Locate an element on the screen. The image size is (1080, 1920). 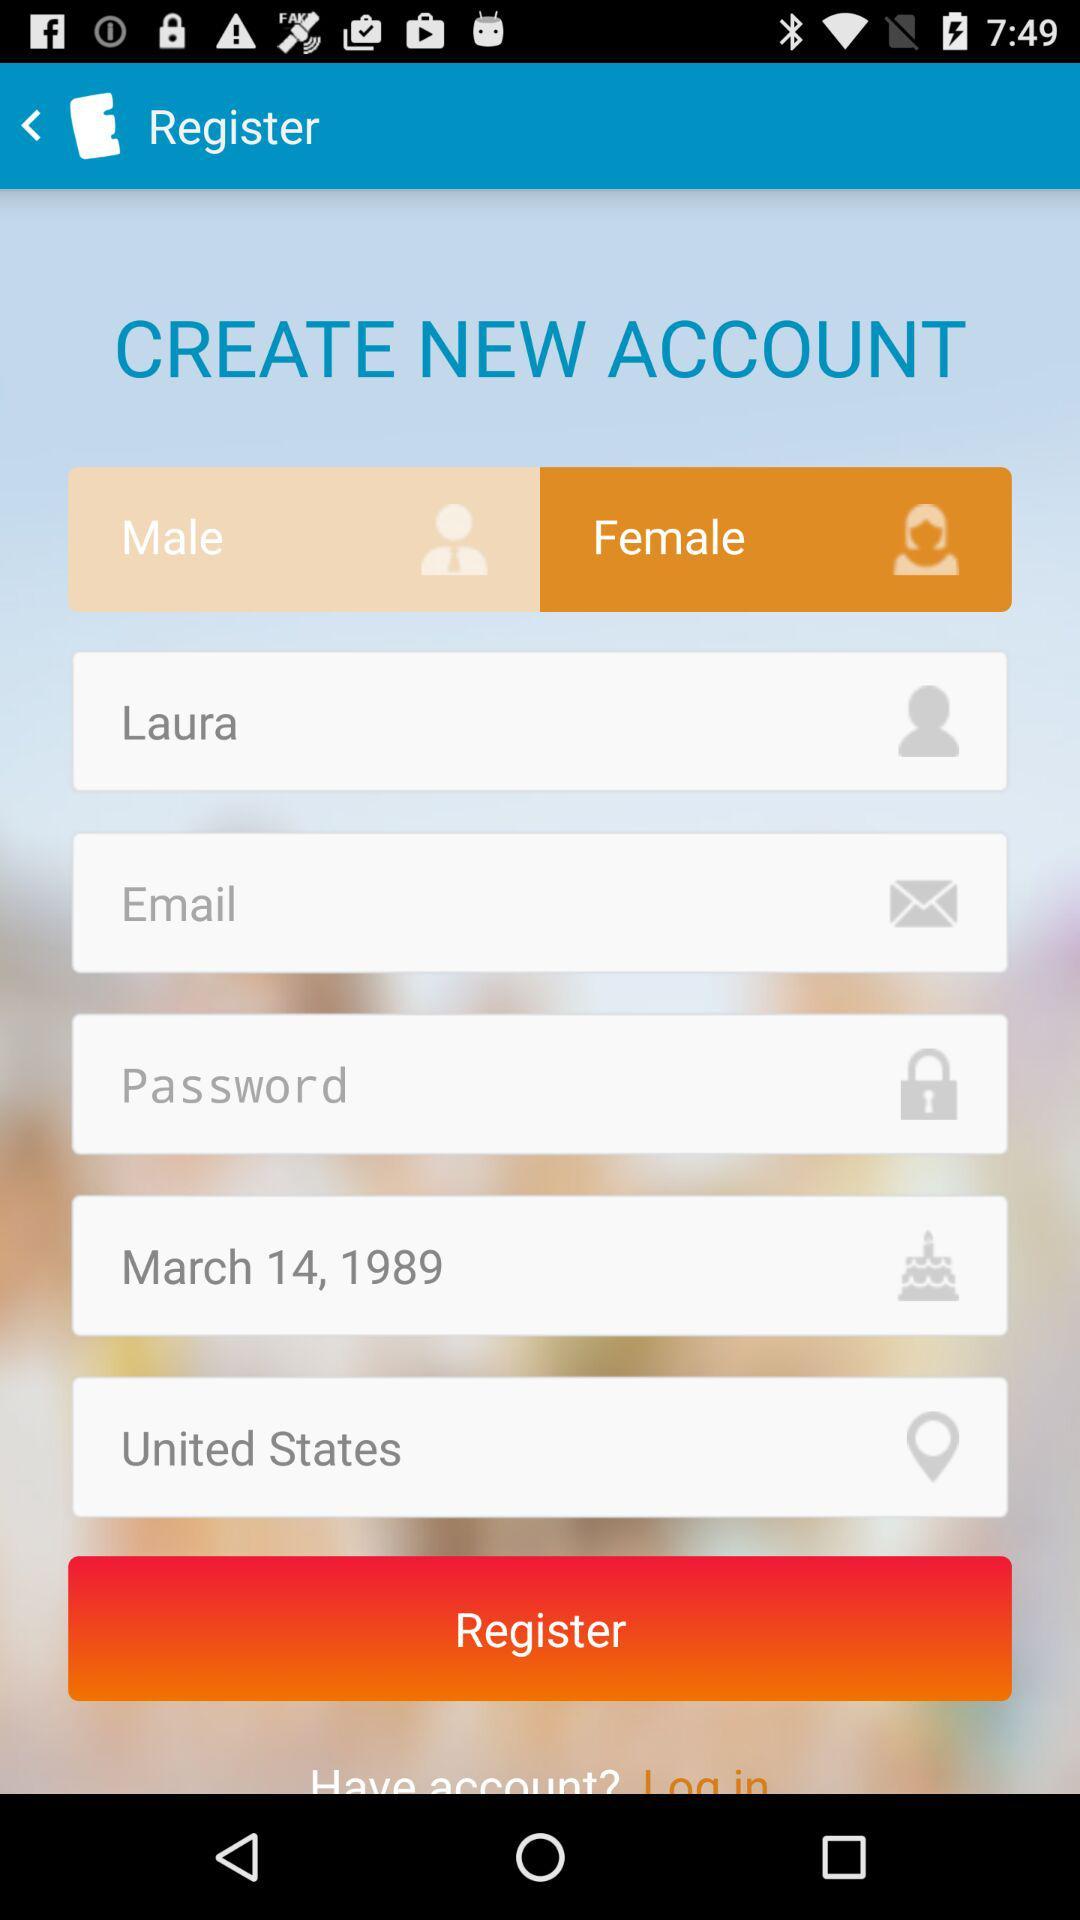
name box laura which is above email field box is located at coordinates (540, 720).